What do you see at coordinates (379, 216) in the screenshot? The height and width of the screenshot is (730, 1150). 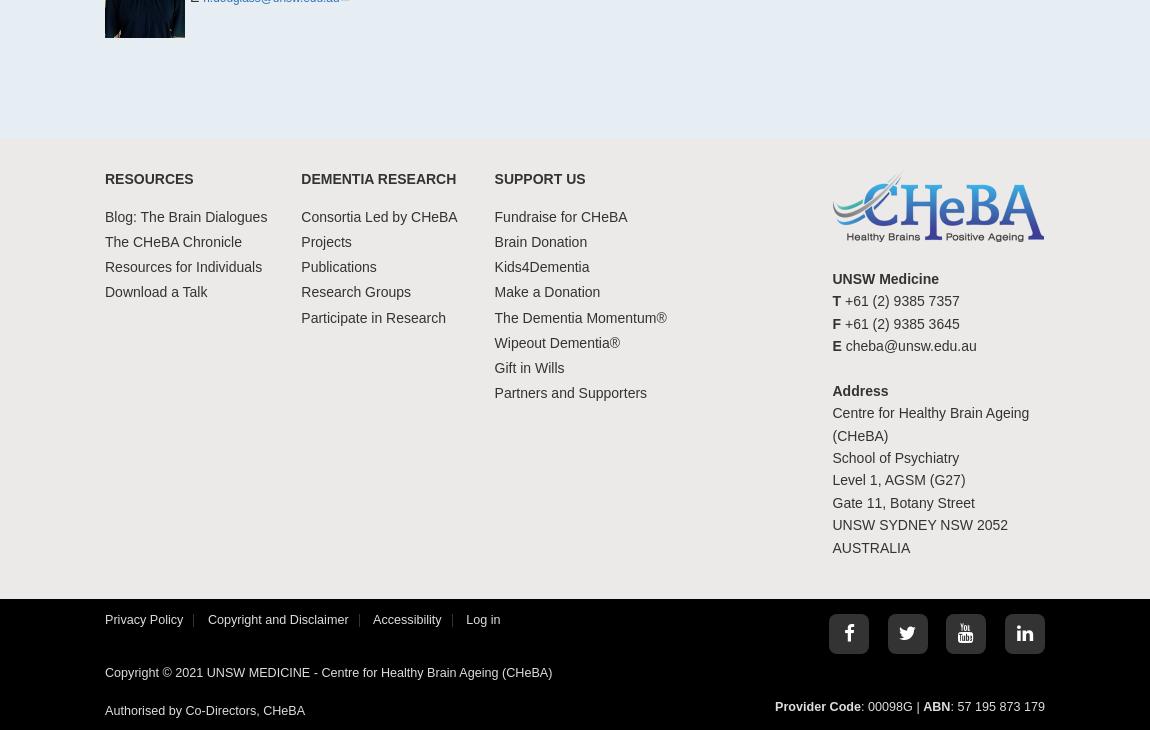 I see `'Consortia Led by CHeBA'` at bounding box center [379, 216].